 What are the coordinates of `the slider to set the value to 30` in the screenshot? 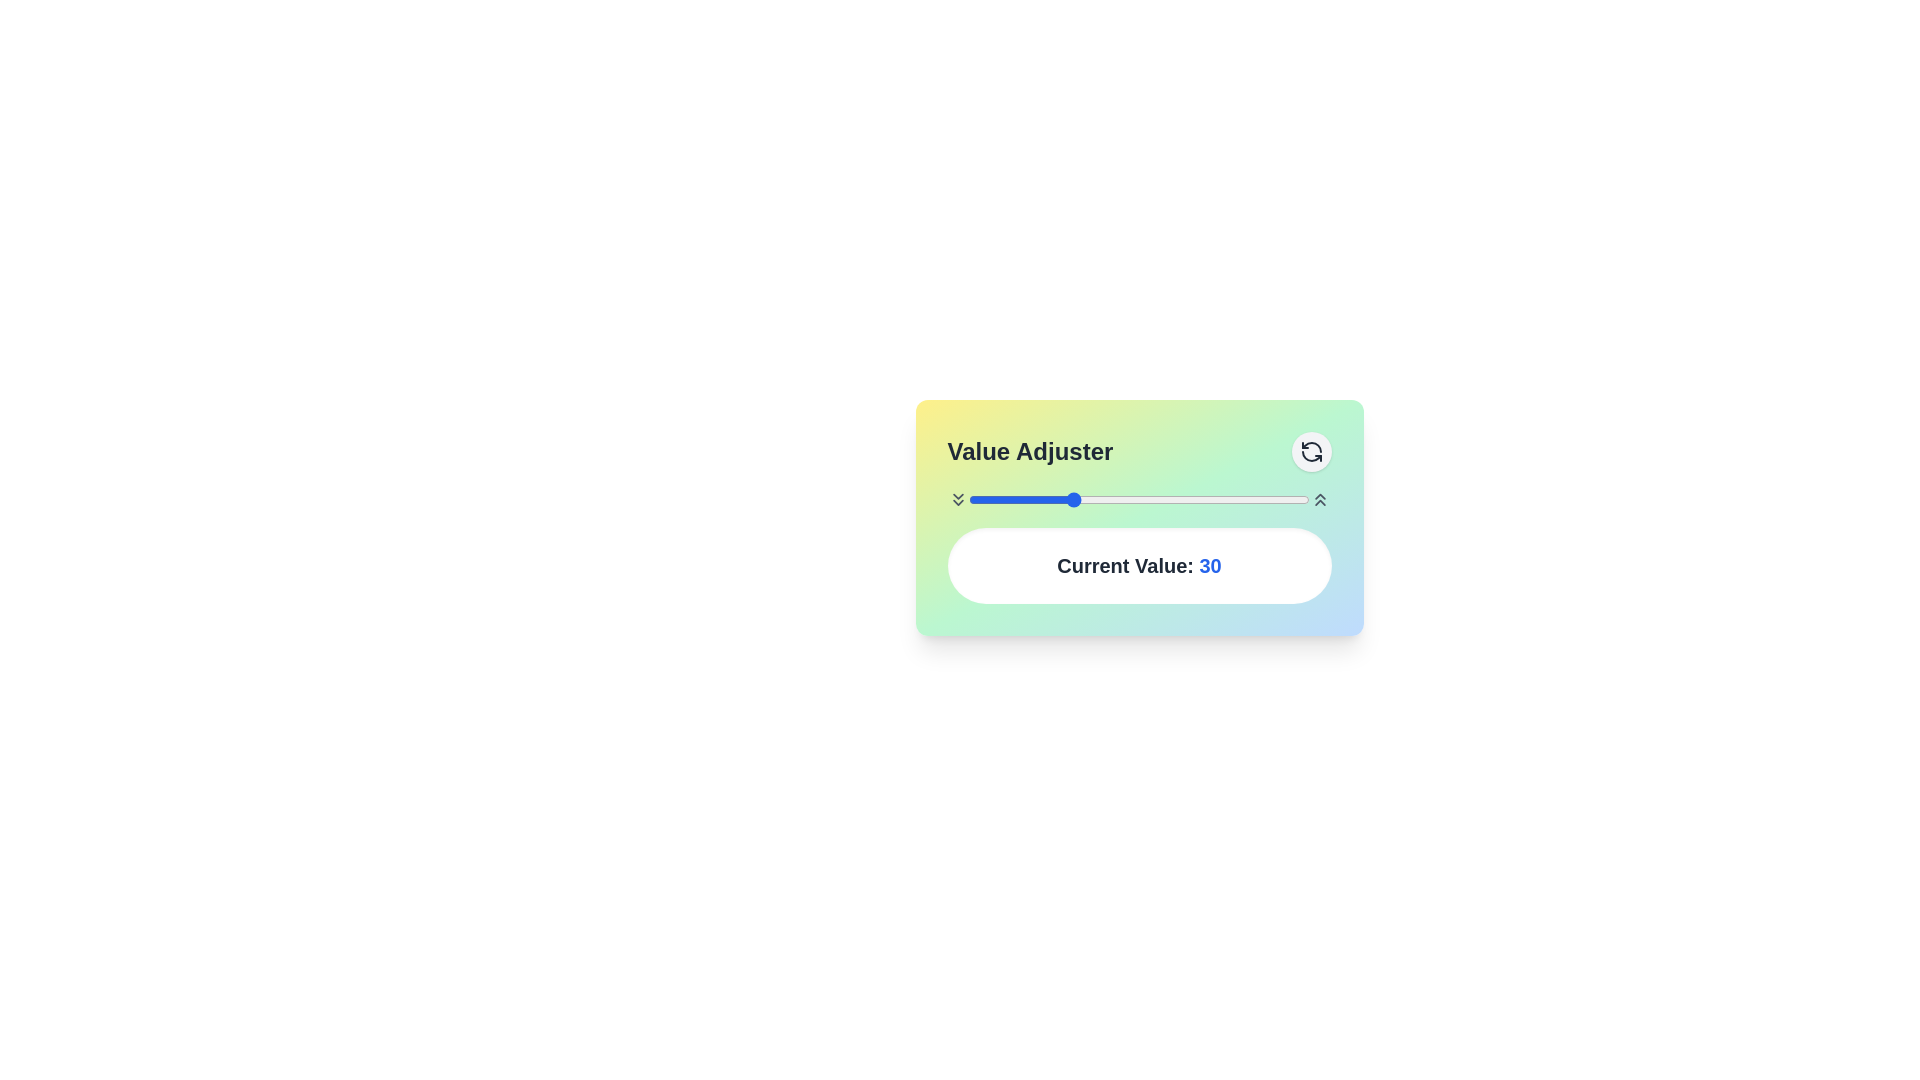 It's located at (1070, 499).